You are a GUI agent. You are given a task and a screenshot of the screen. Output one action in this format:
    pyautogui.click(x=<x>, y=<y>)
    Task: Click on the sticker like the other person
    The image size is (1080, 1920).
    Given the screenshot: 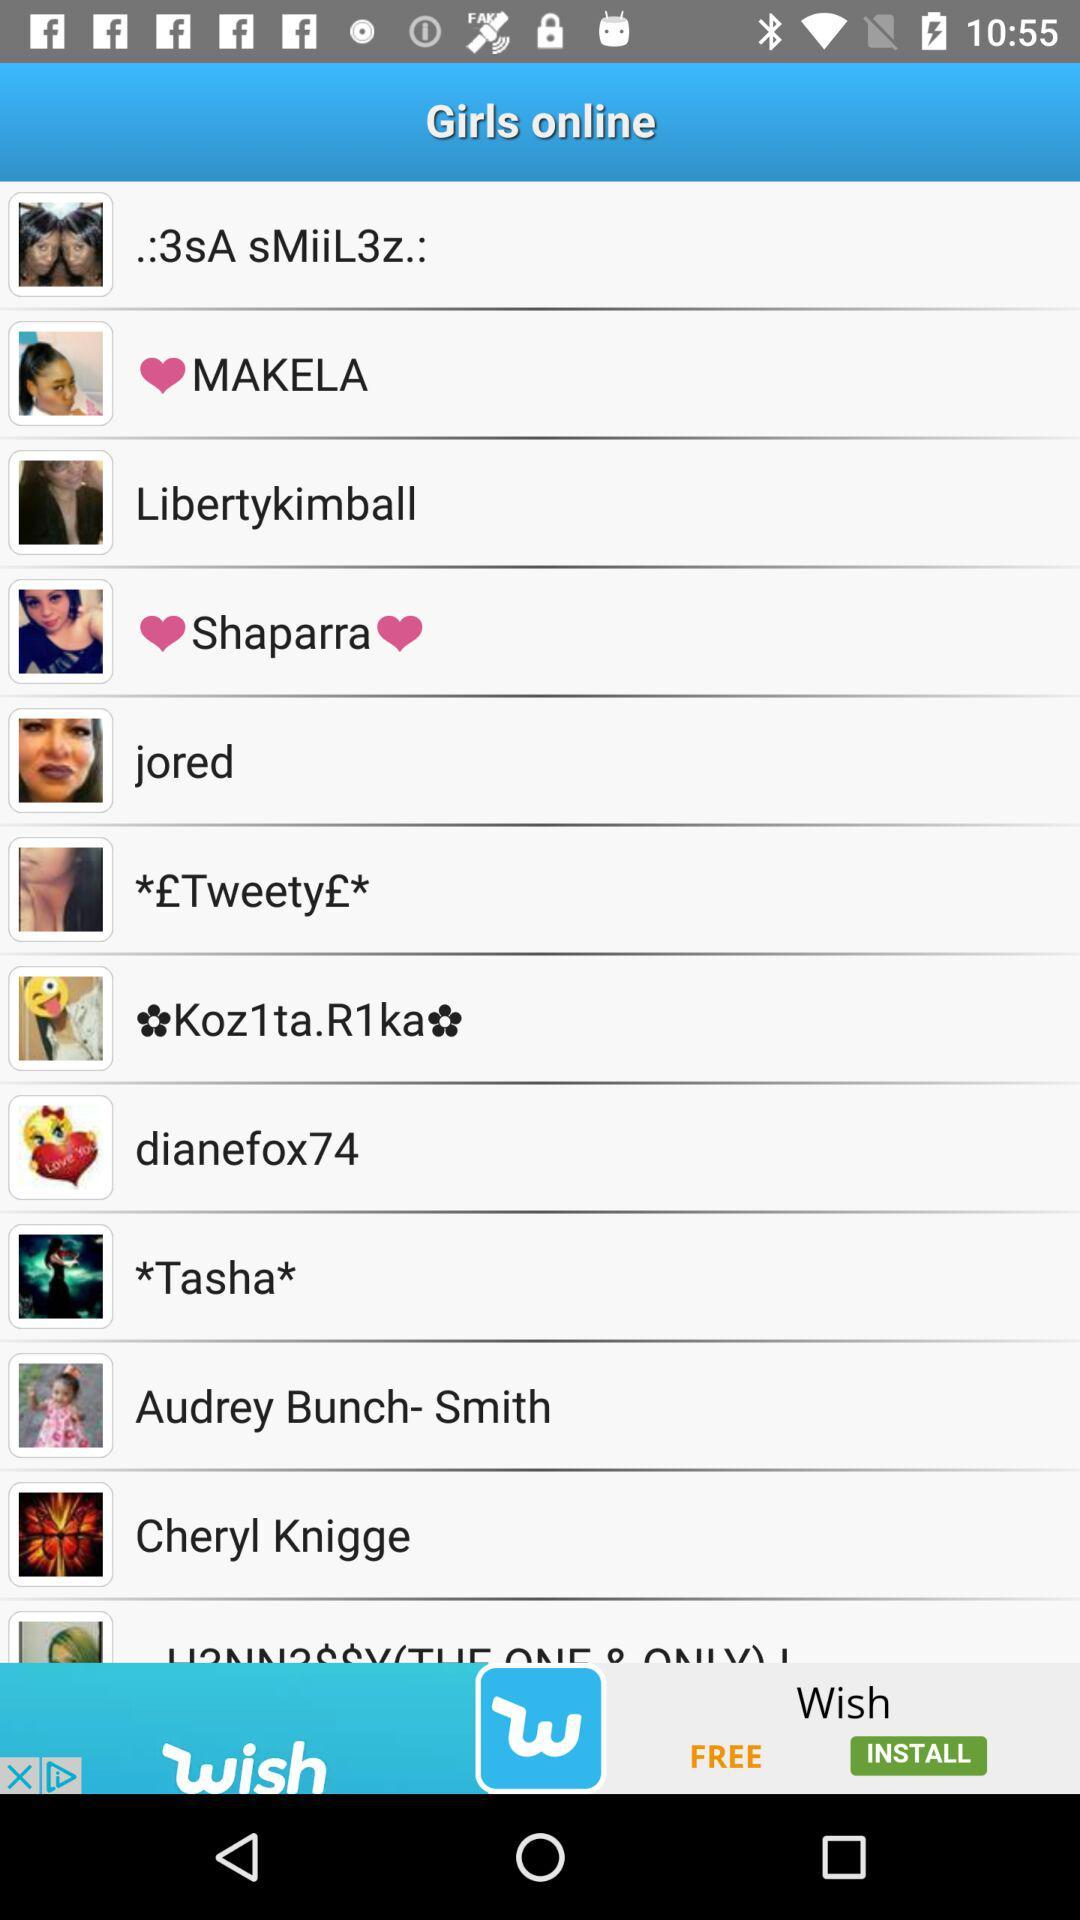 What is the action you would take?
    pyautogui.click(x=59, y=1147)
    